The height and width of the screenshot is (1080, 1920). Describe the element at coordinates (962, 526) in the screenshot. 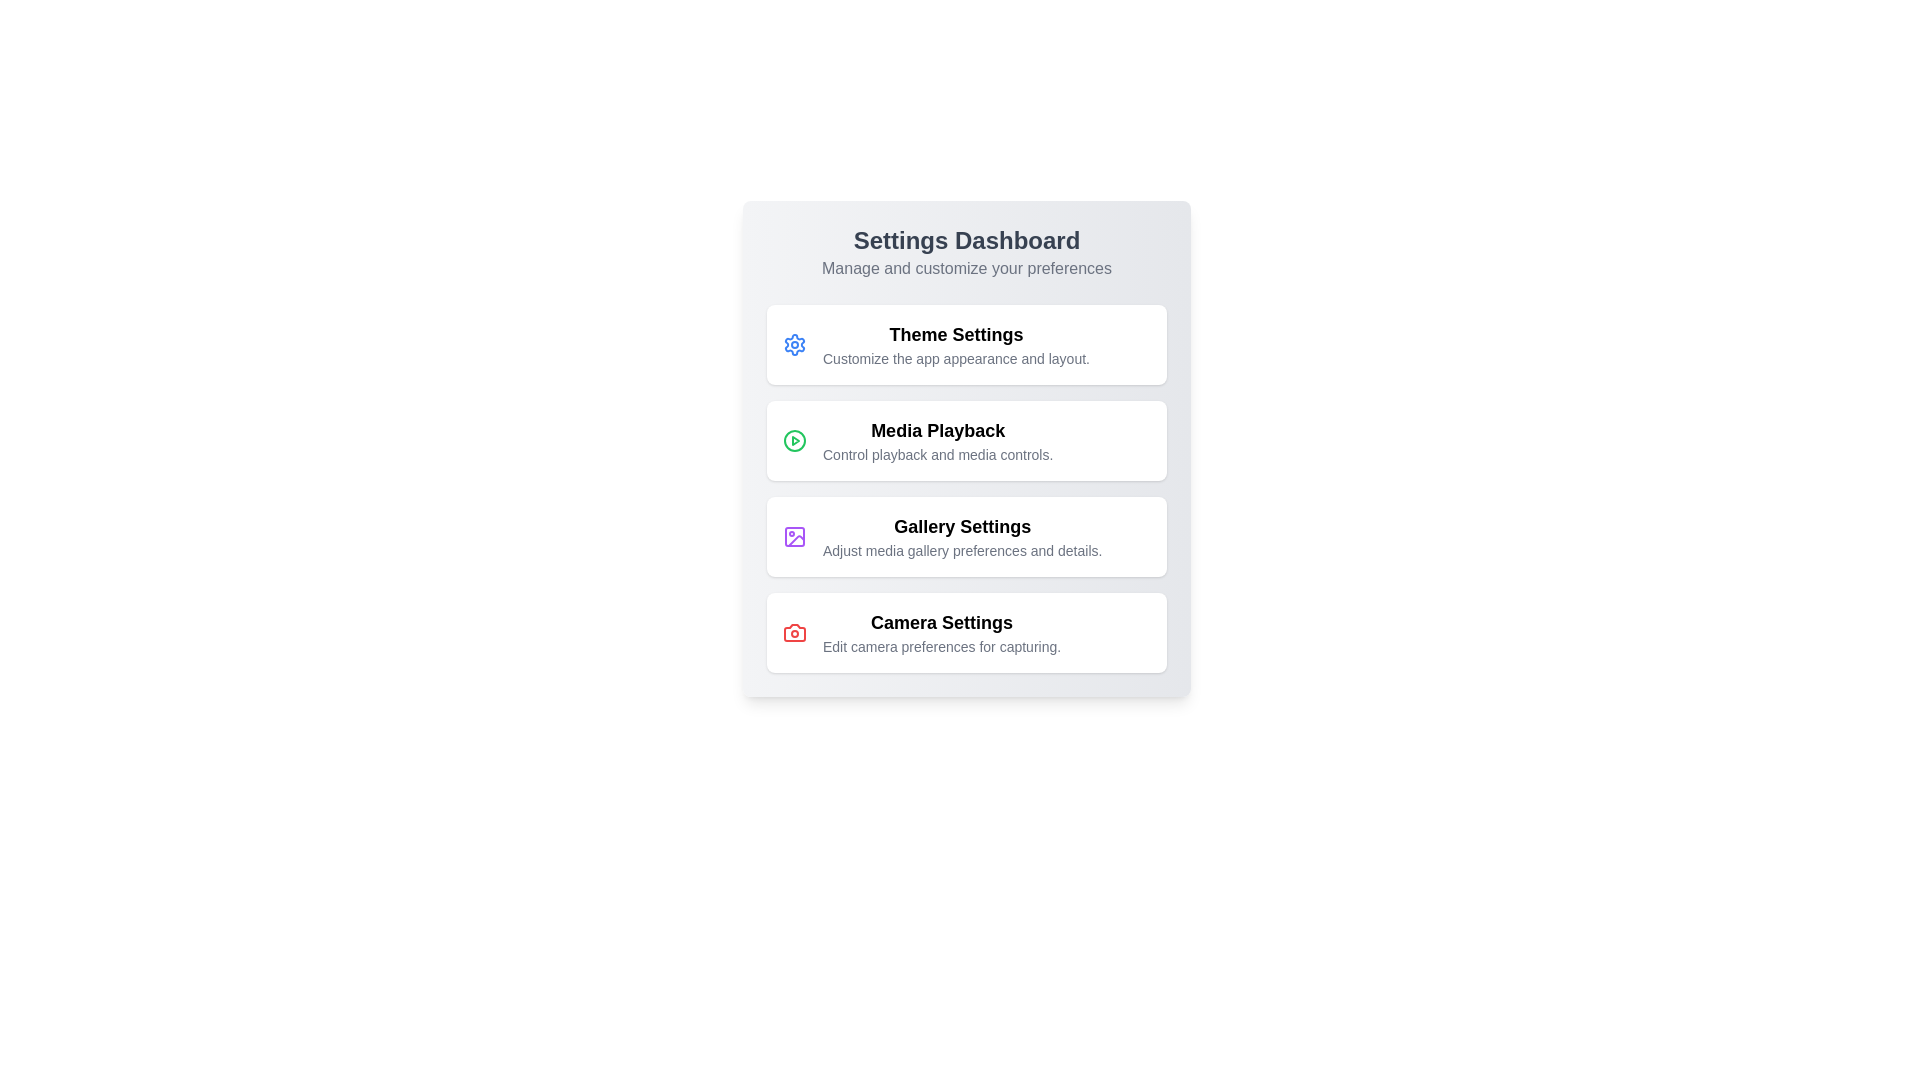

I see `the Text Label indicating 'Gallery Settings', which serves as a title for the section providing context about media gallery preferences` at that location.